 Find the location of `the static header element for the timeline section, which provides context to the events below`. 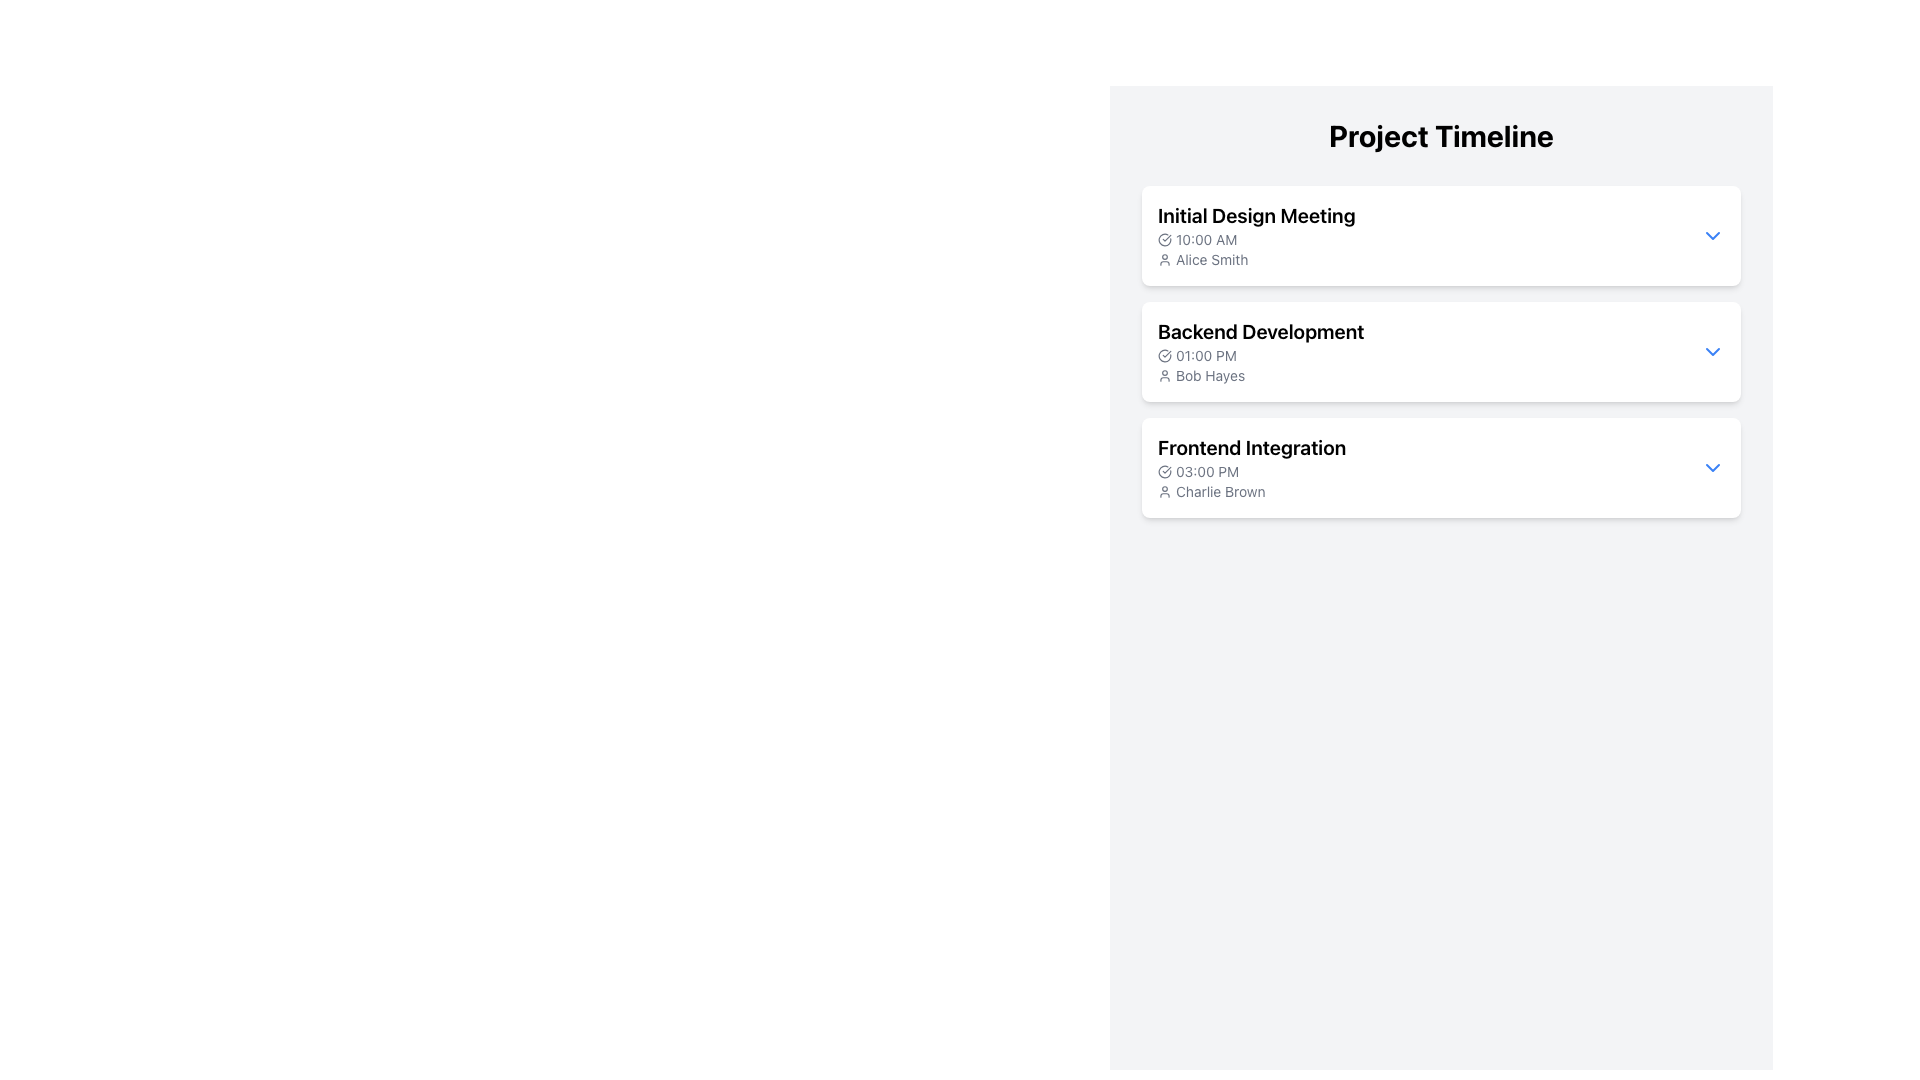

the static header element for the timeline section, which provides context to the events below is located at coordinates (1441, 135).